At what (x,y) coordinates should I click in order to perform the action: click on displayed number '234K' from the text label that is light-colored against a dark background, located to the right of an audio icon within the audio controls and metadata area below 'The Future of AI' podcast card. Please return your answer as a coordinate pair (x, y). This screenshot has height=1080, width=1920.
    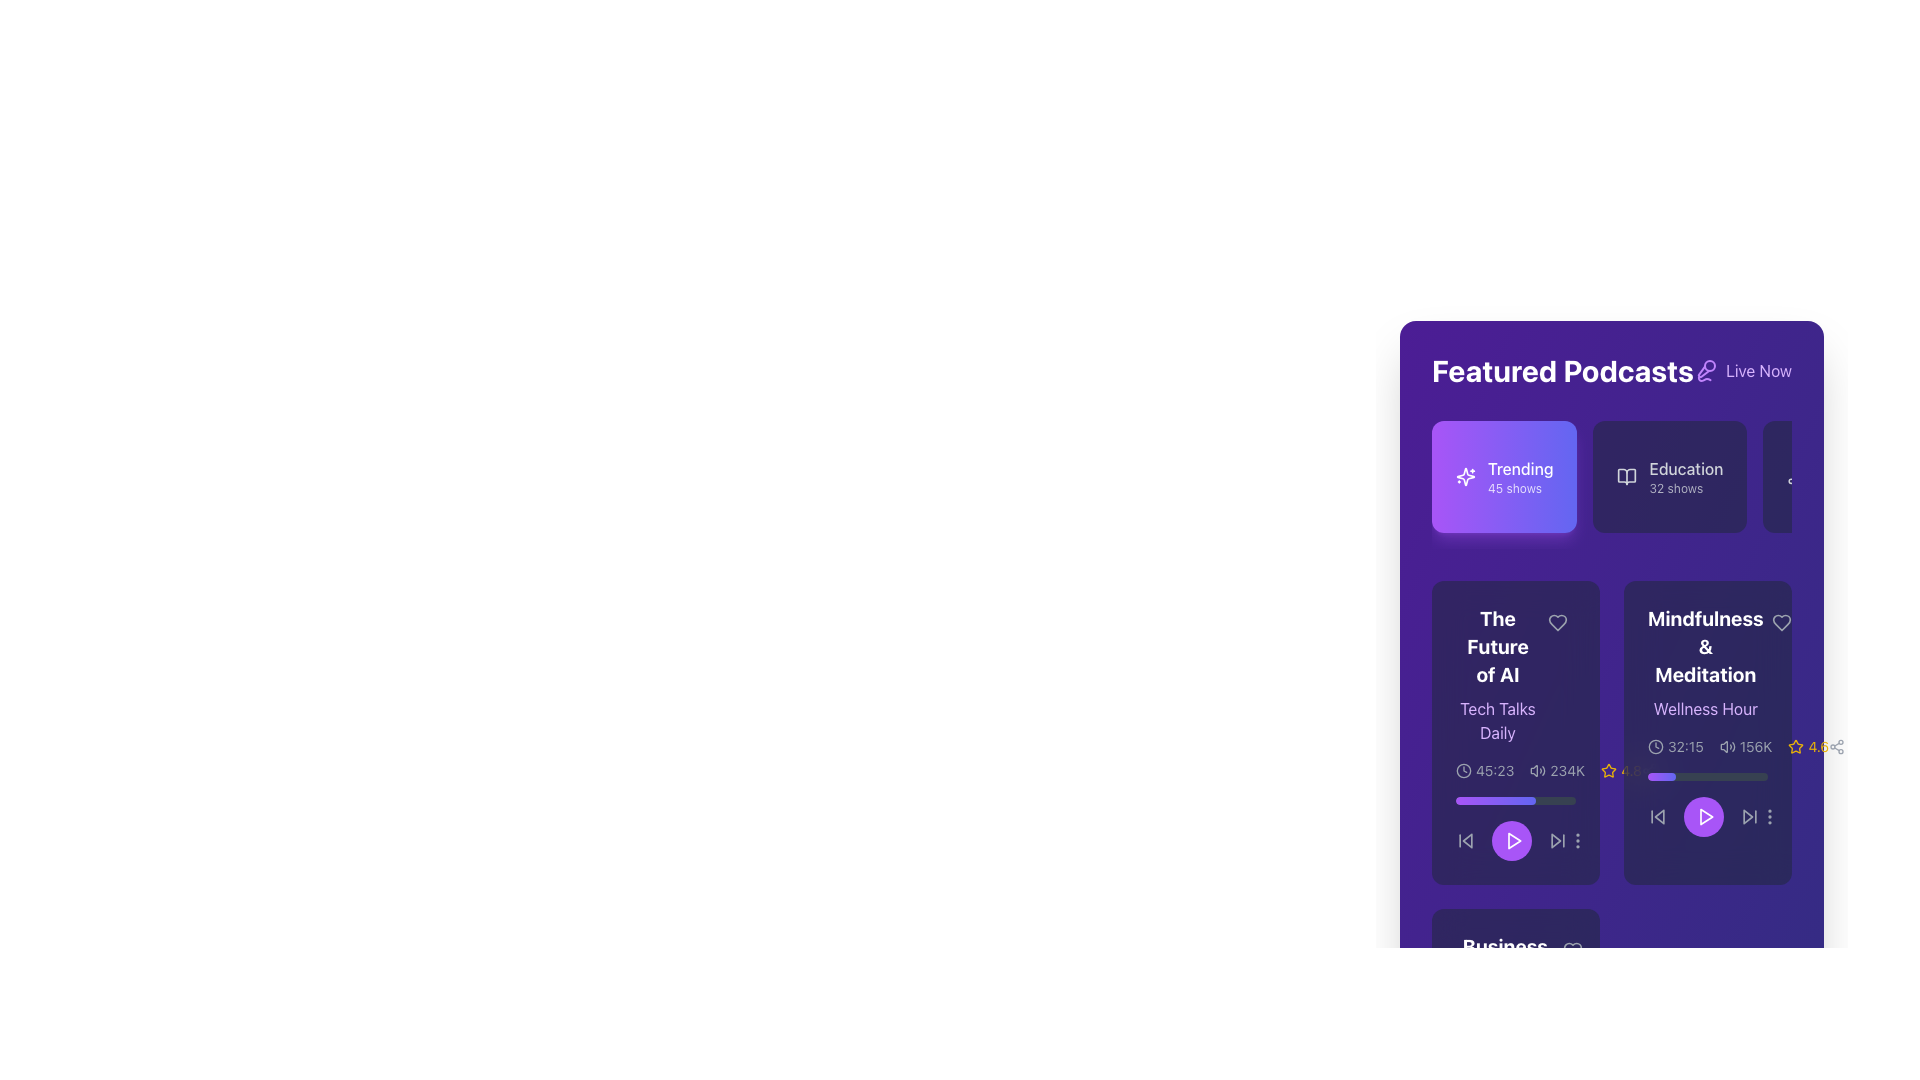
    Looking at the image, I should click on (1566, 770).